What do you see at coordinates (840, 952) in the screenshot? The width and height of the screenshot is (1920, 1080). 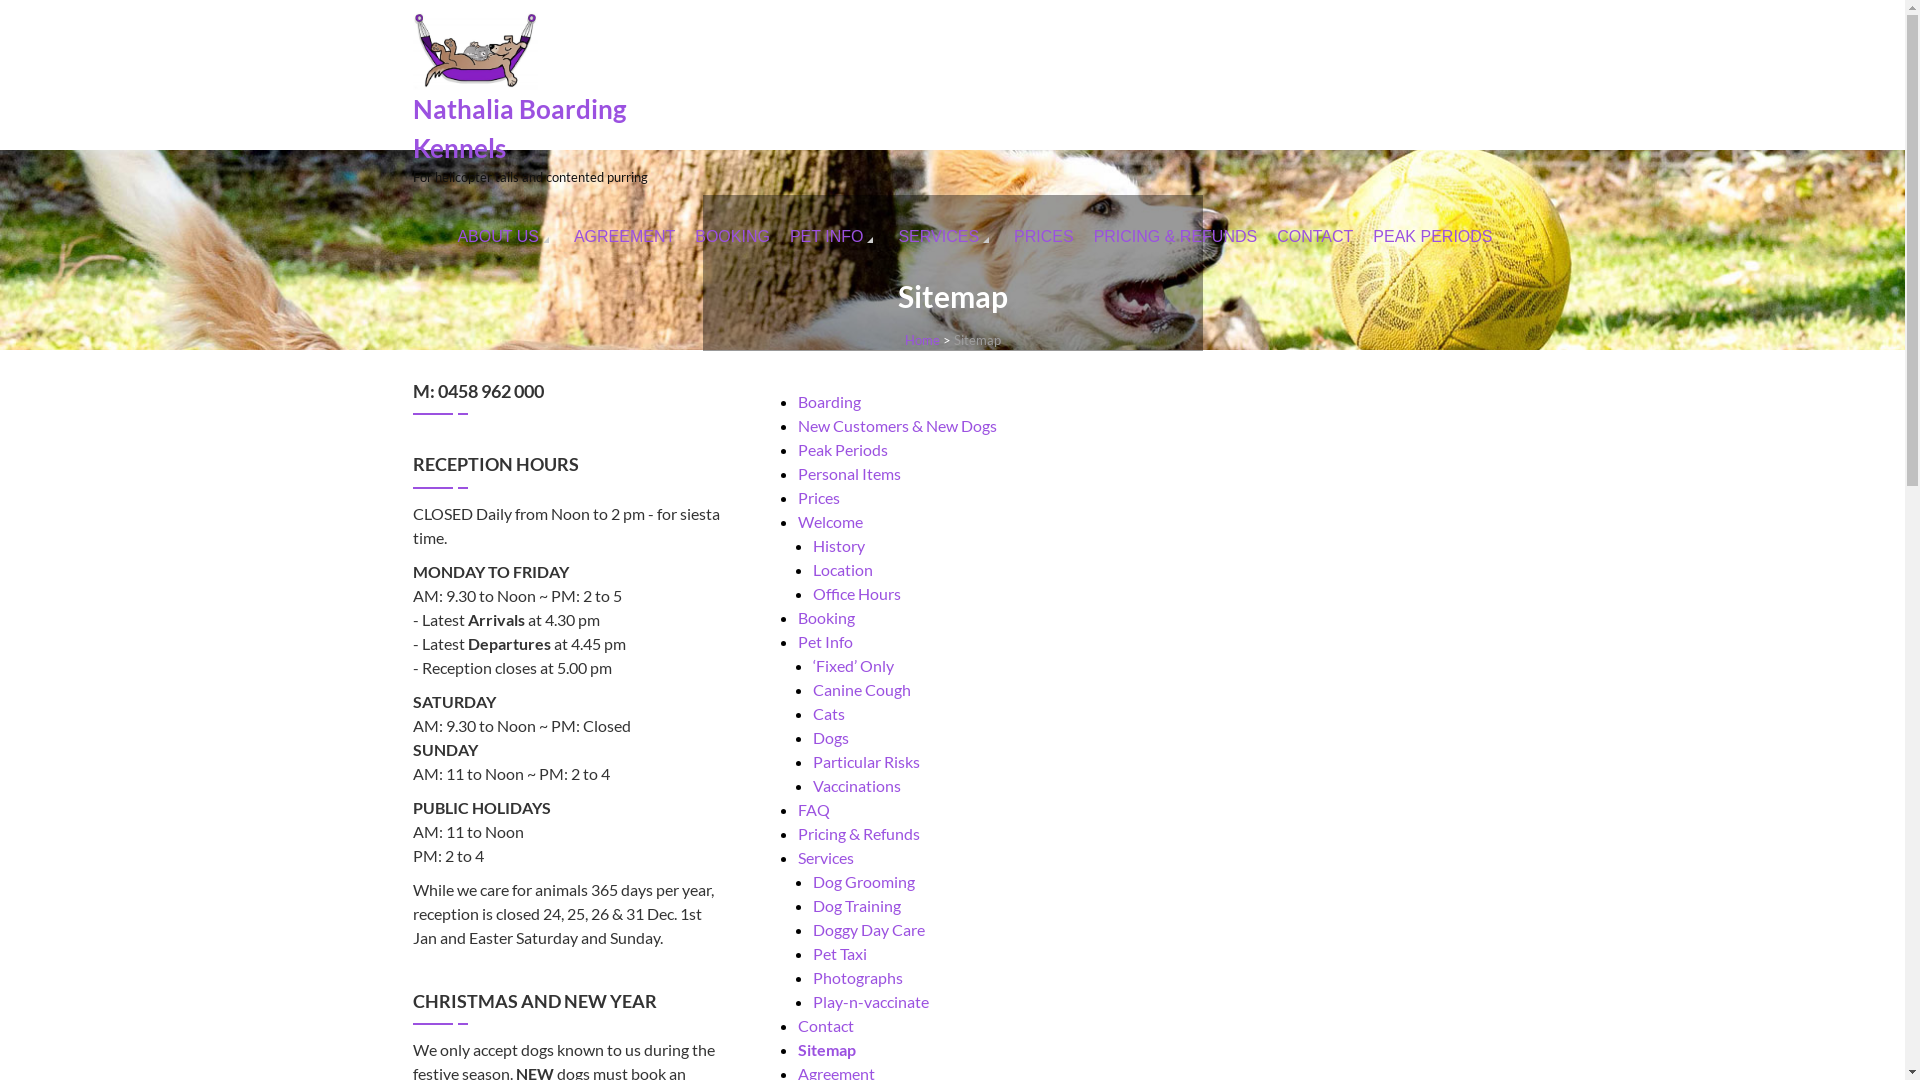 I see `'Pet Taxi'` at bounding box center [840, 952].